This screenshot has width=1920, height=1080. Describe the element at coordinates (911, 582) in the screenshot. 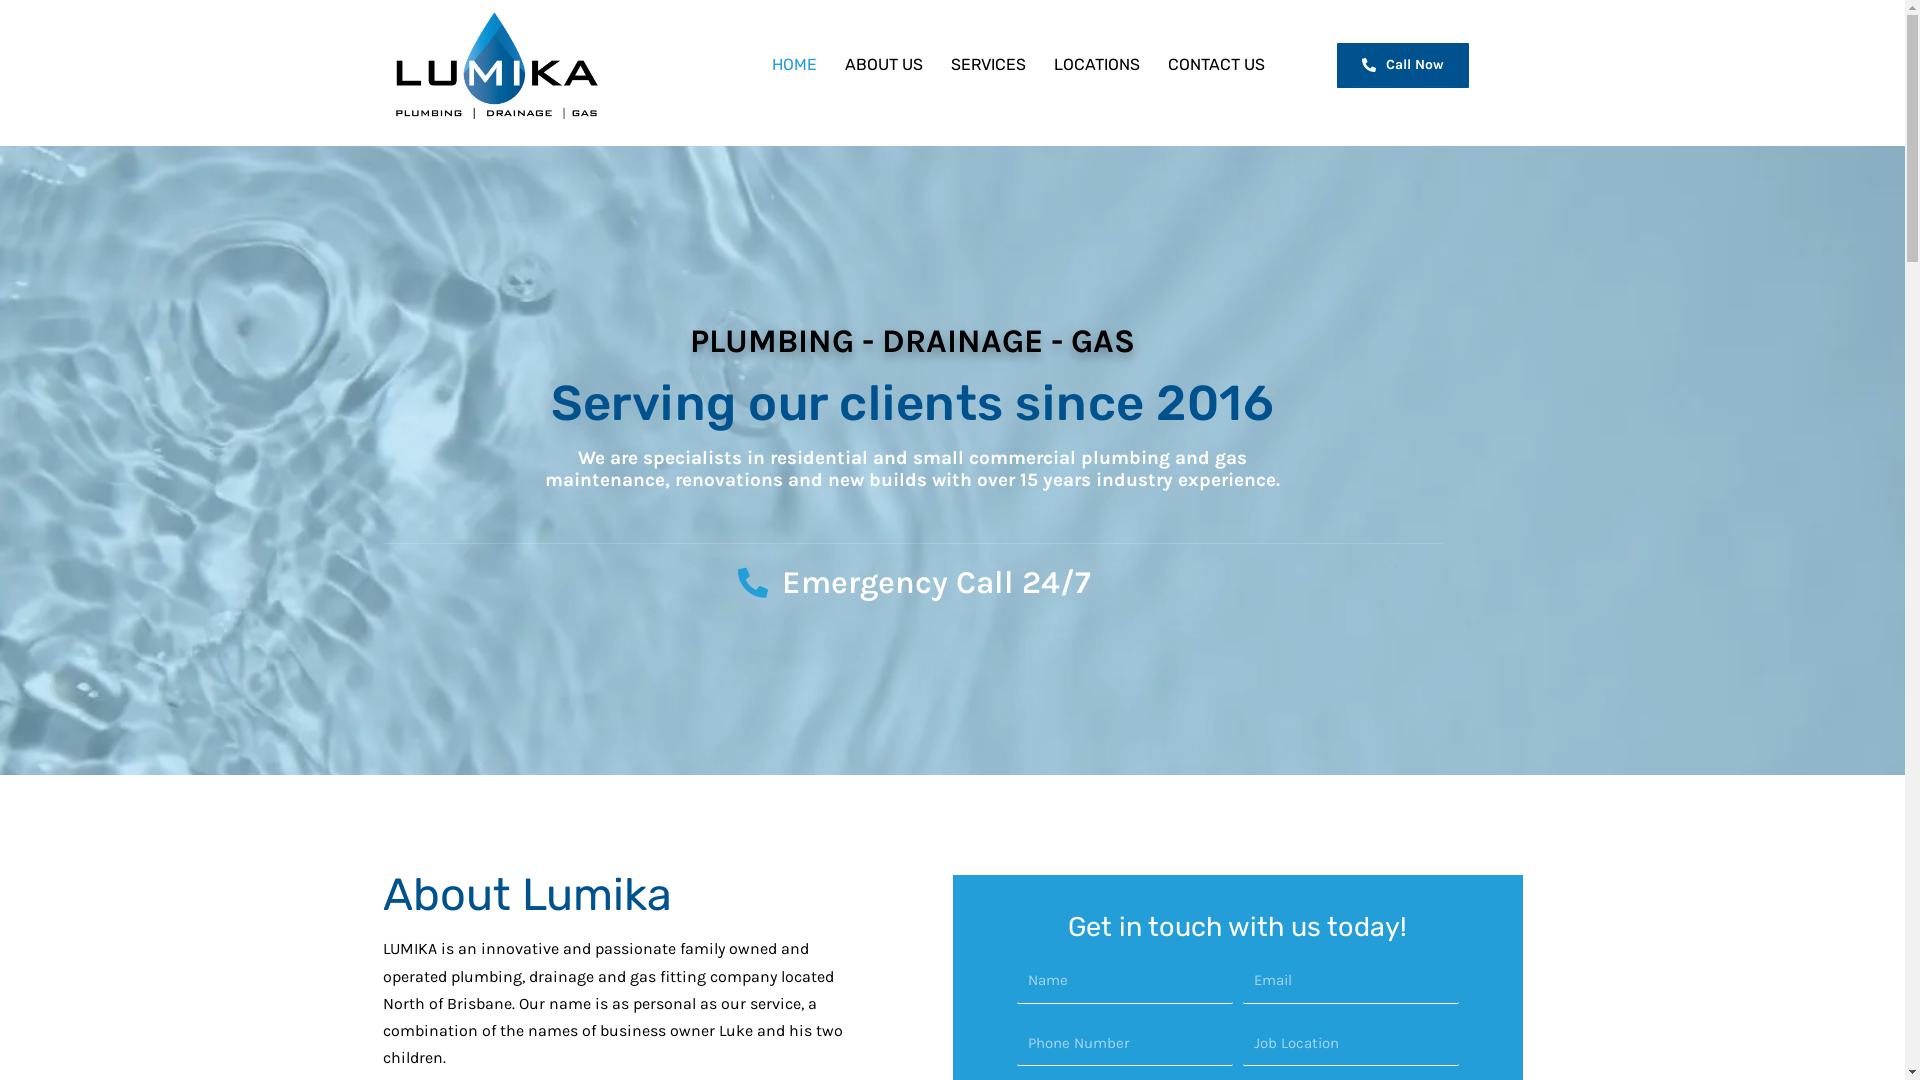

I see `'Emergency Call 24/7'` at that location.